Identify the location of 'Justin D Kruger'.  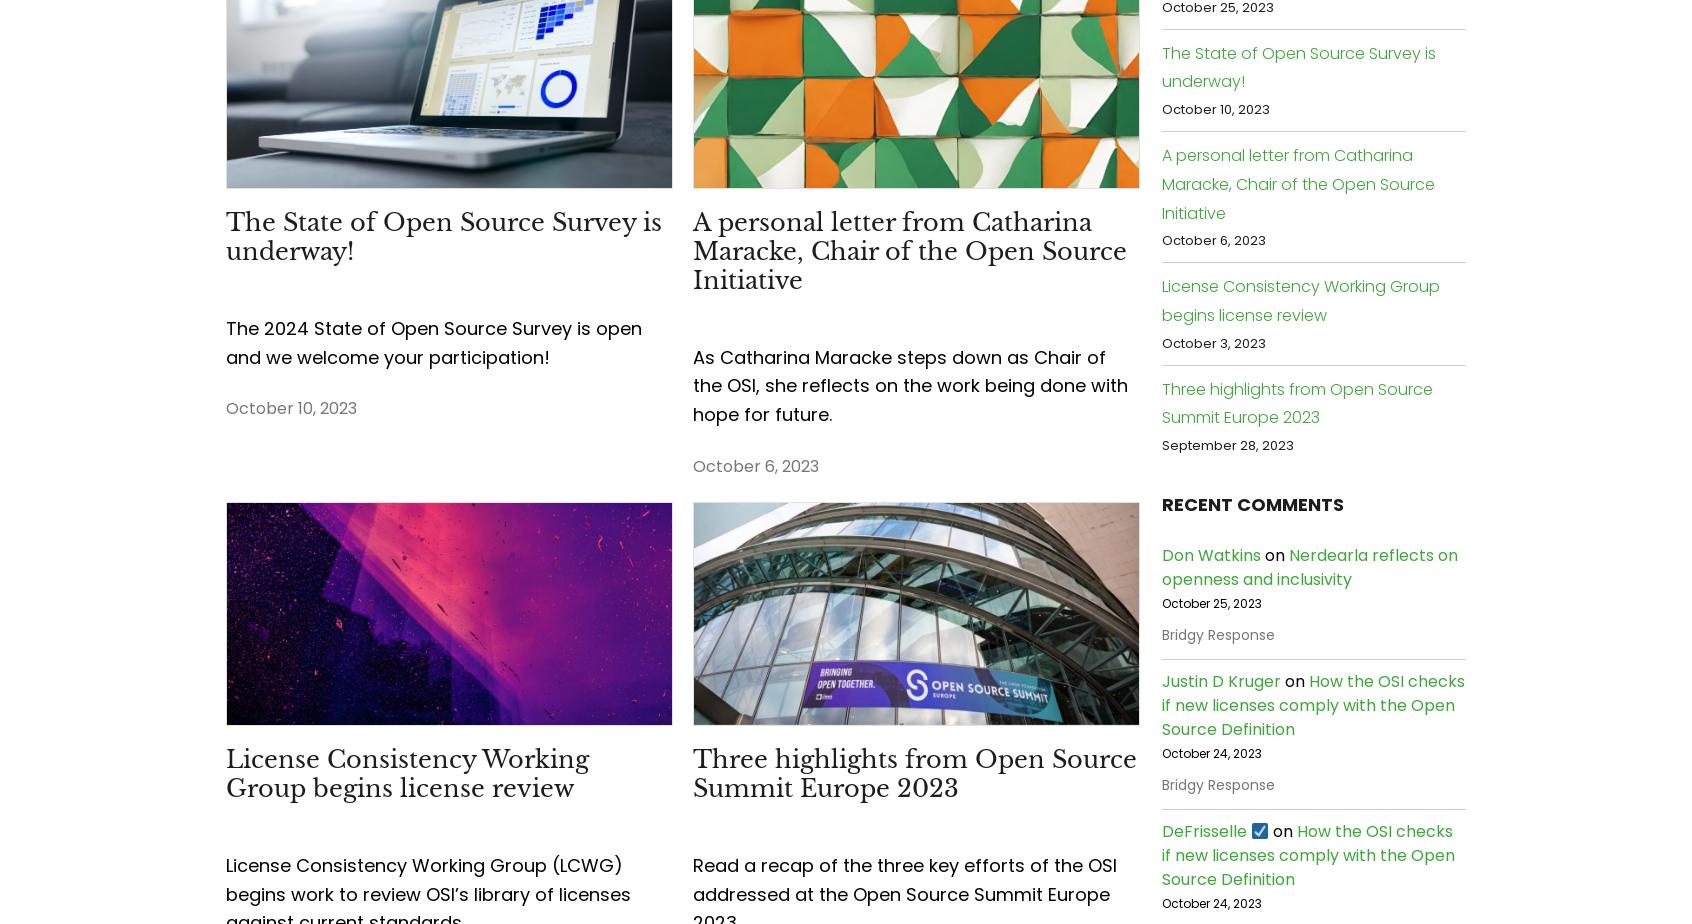
(1221, 680).